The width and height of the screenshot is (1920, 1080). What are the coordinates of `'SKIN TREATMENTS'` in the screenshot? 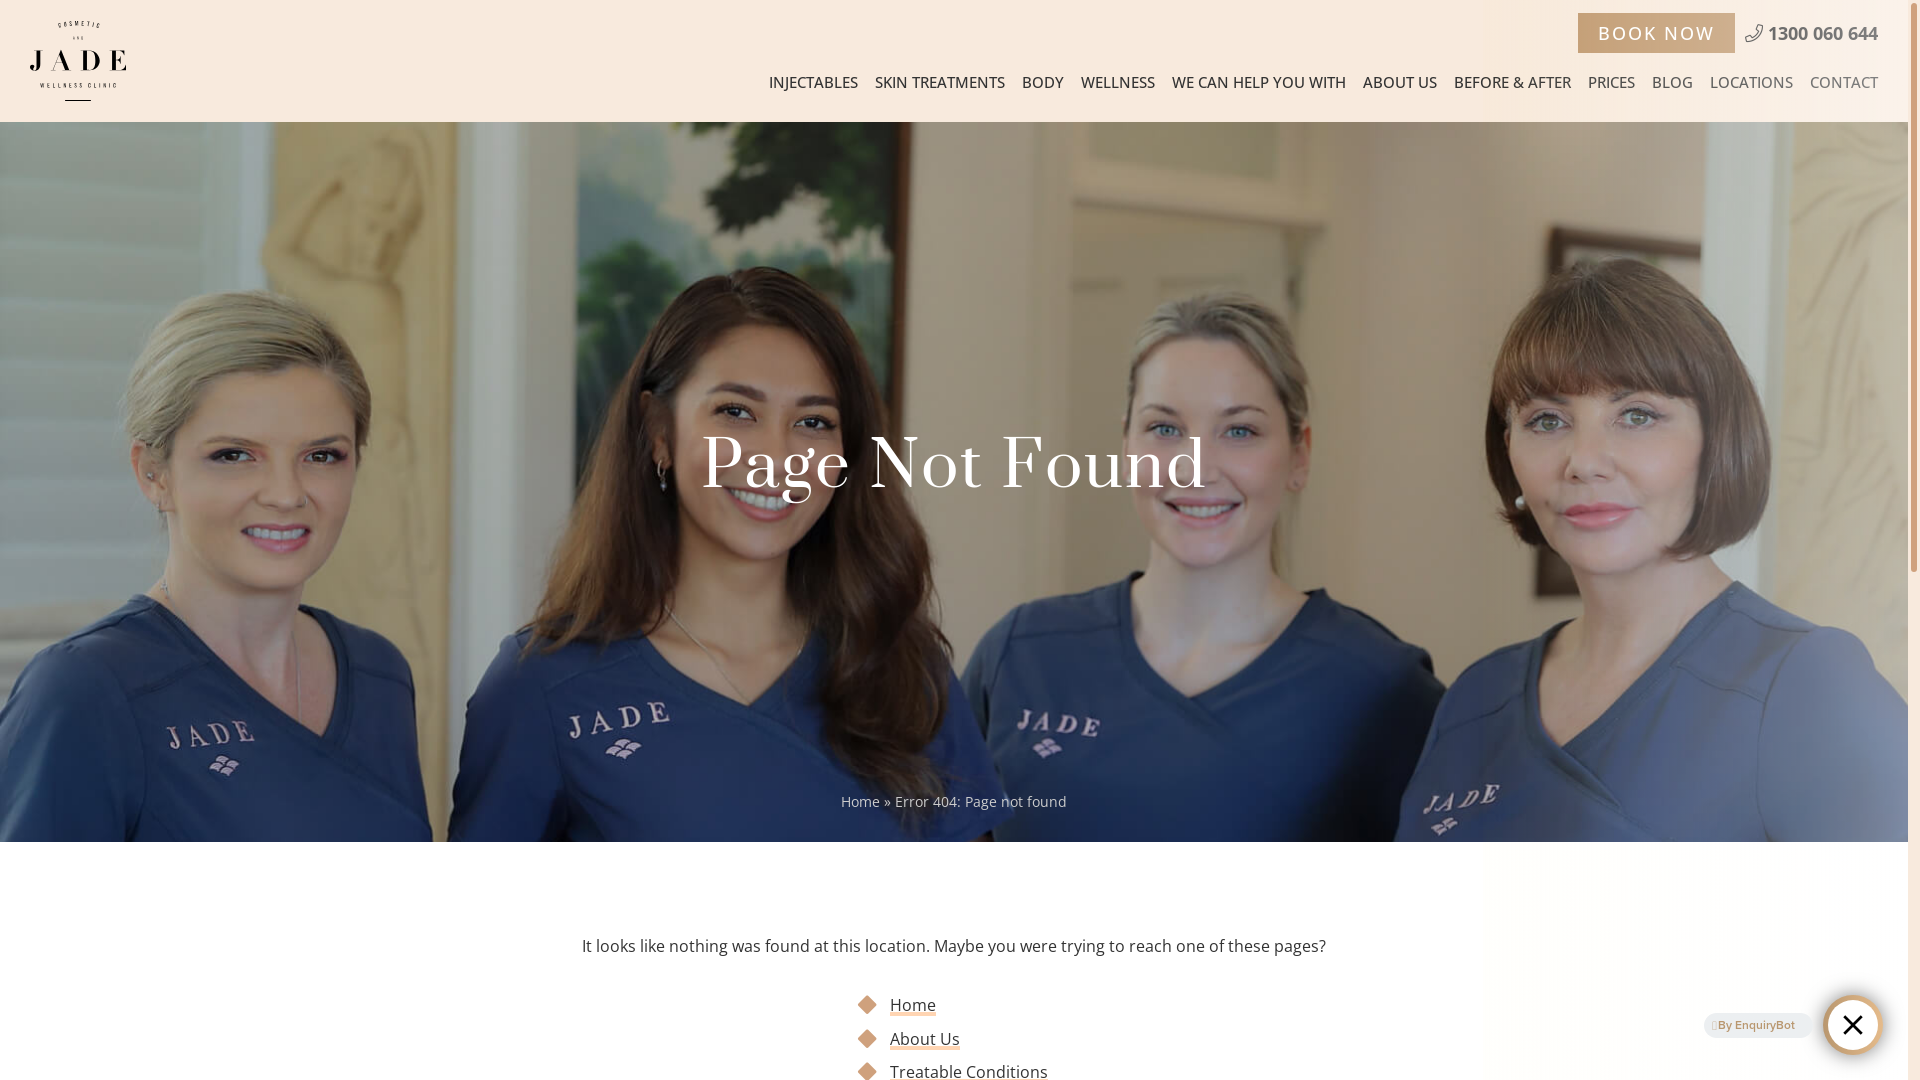 It's located at (939, 80).